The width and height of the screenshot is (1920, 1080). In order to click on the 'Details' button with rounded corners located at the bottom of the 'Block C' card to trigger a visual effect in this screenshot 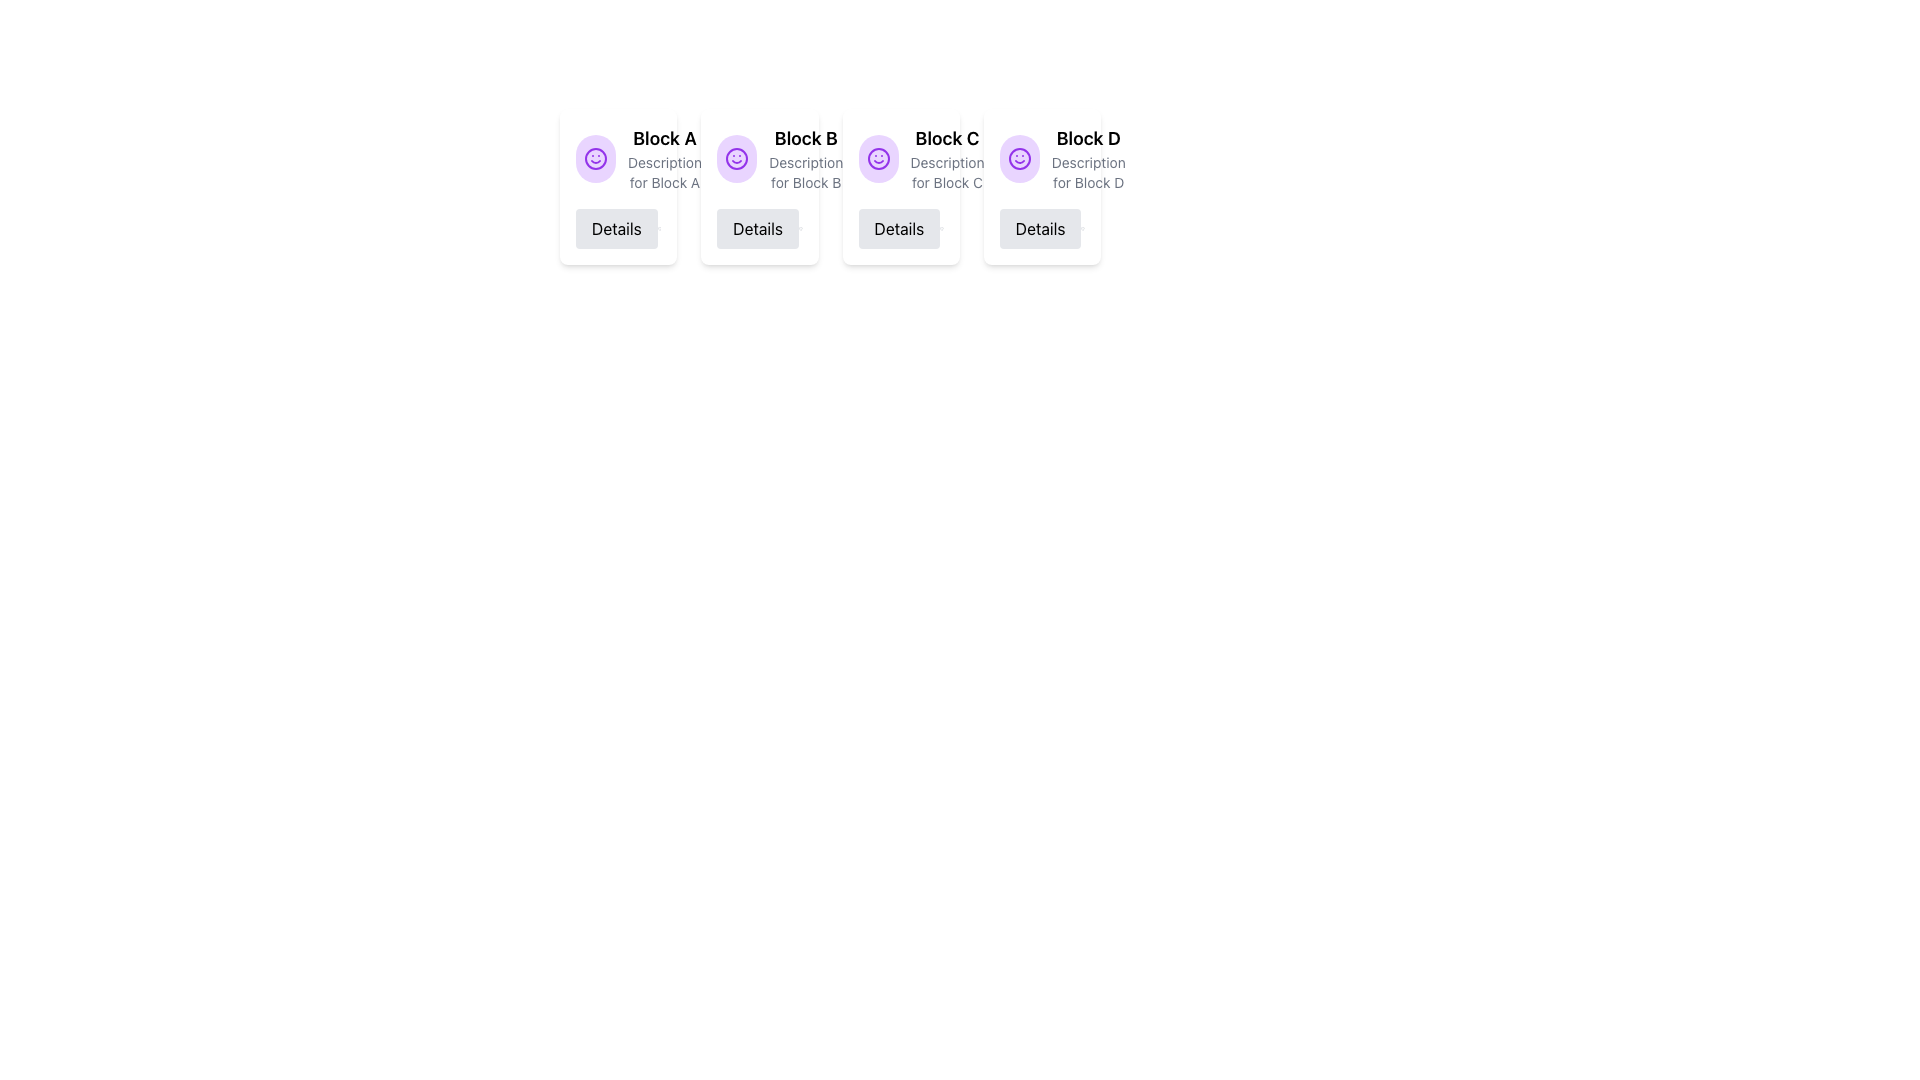, I will do `click(900, 227)`.